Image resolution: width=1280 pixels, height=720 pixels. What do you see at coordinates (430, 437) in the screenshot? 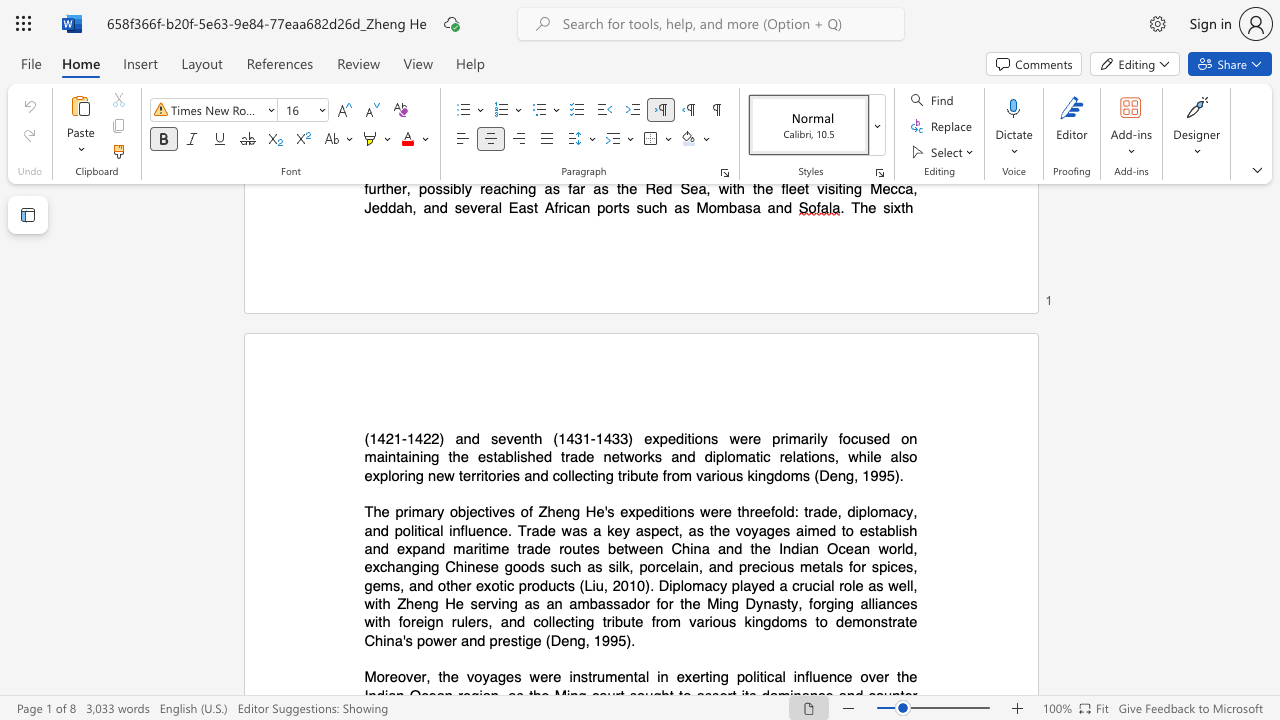
I see `the subset text "2)" within the text "(1421-1422) and seventh (1431-1433) expeditions were primarily focused on"` at bounding box center [430, 437].